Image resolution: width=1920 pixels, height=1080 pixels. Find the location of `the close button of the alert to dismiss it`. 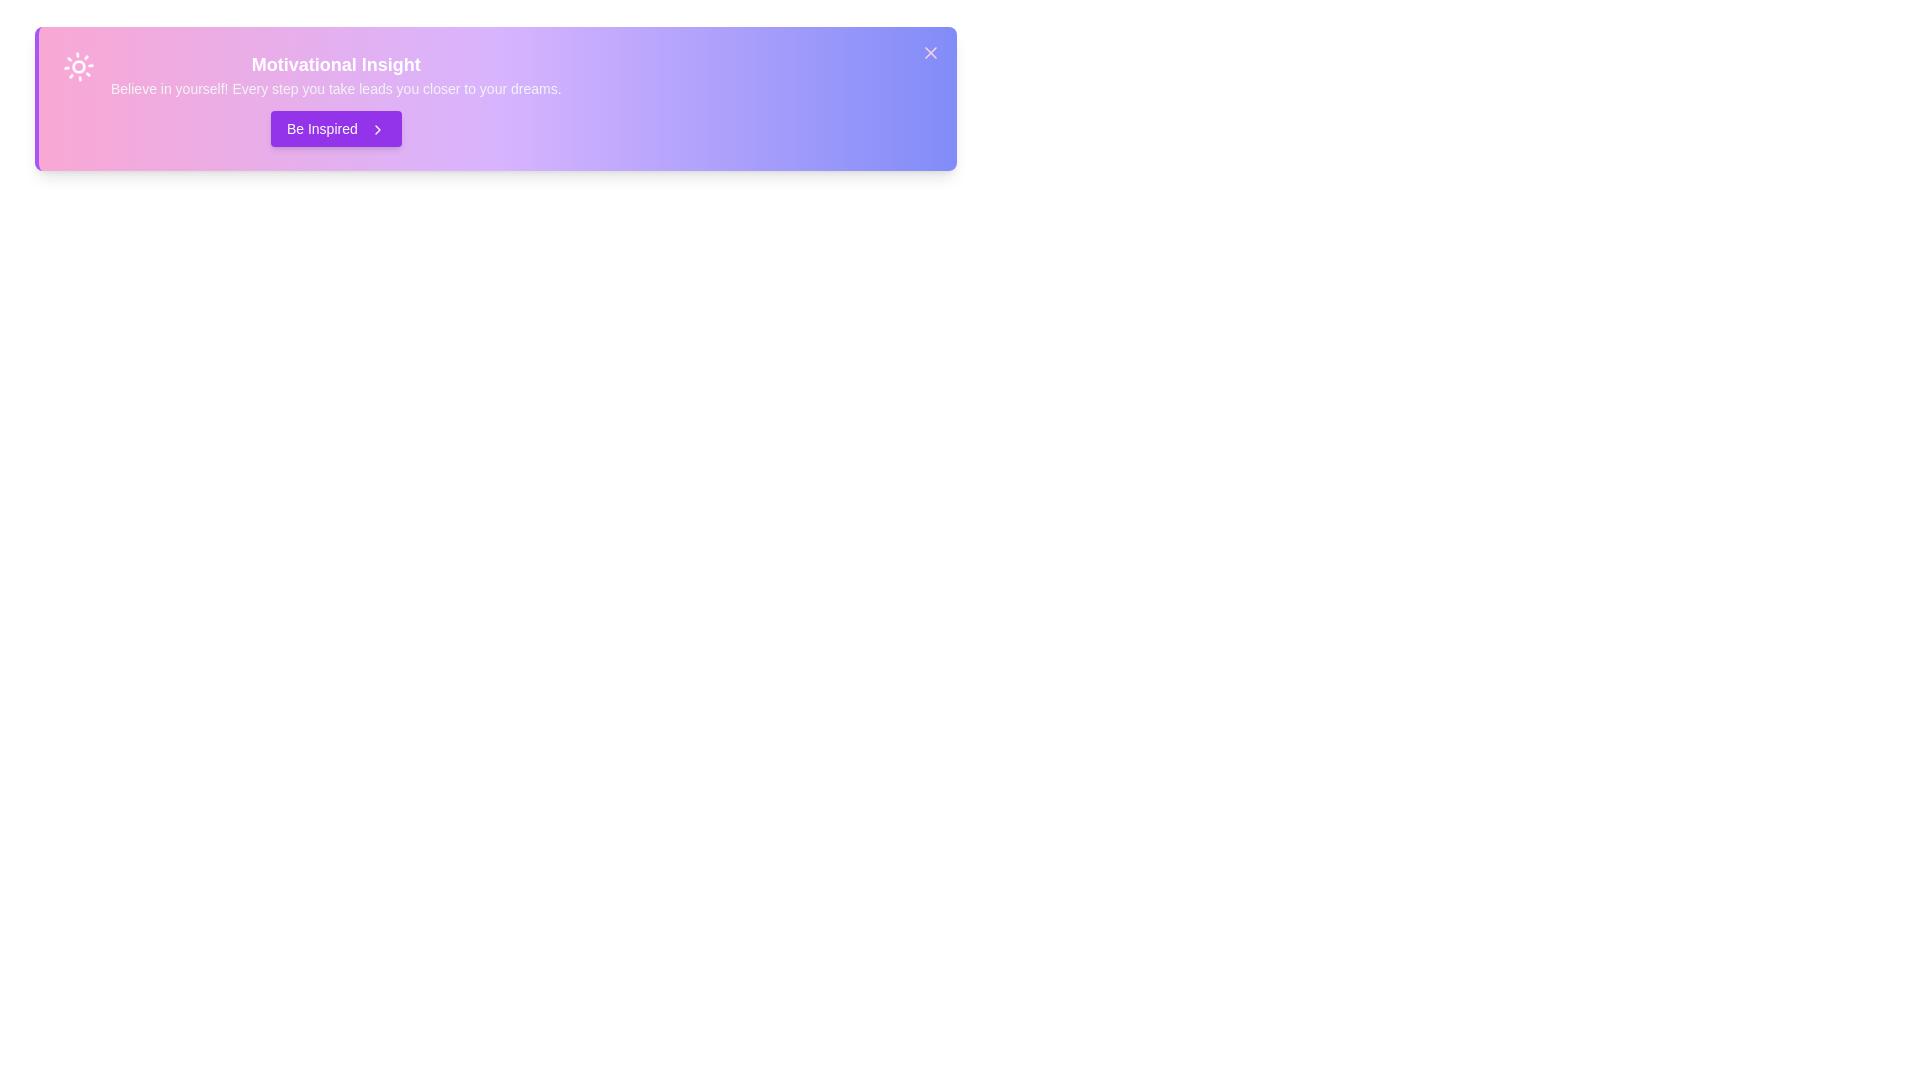

the close button of the alert to dismiss it is located at coordinates (930, 52).